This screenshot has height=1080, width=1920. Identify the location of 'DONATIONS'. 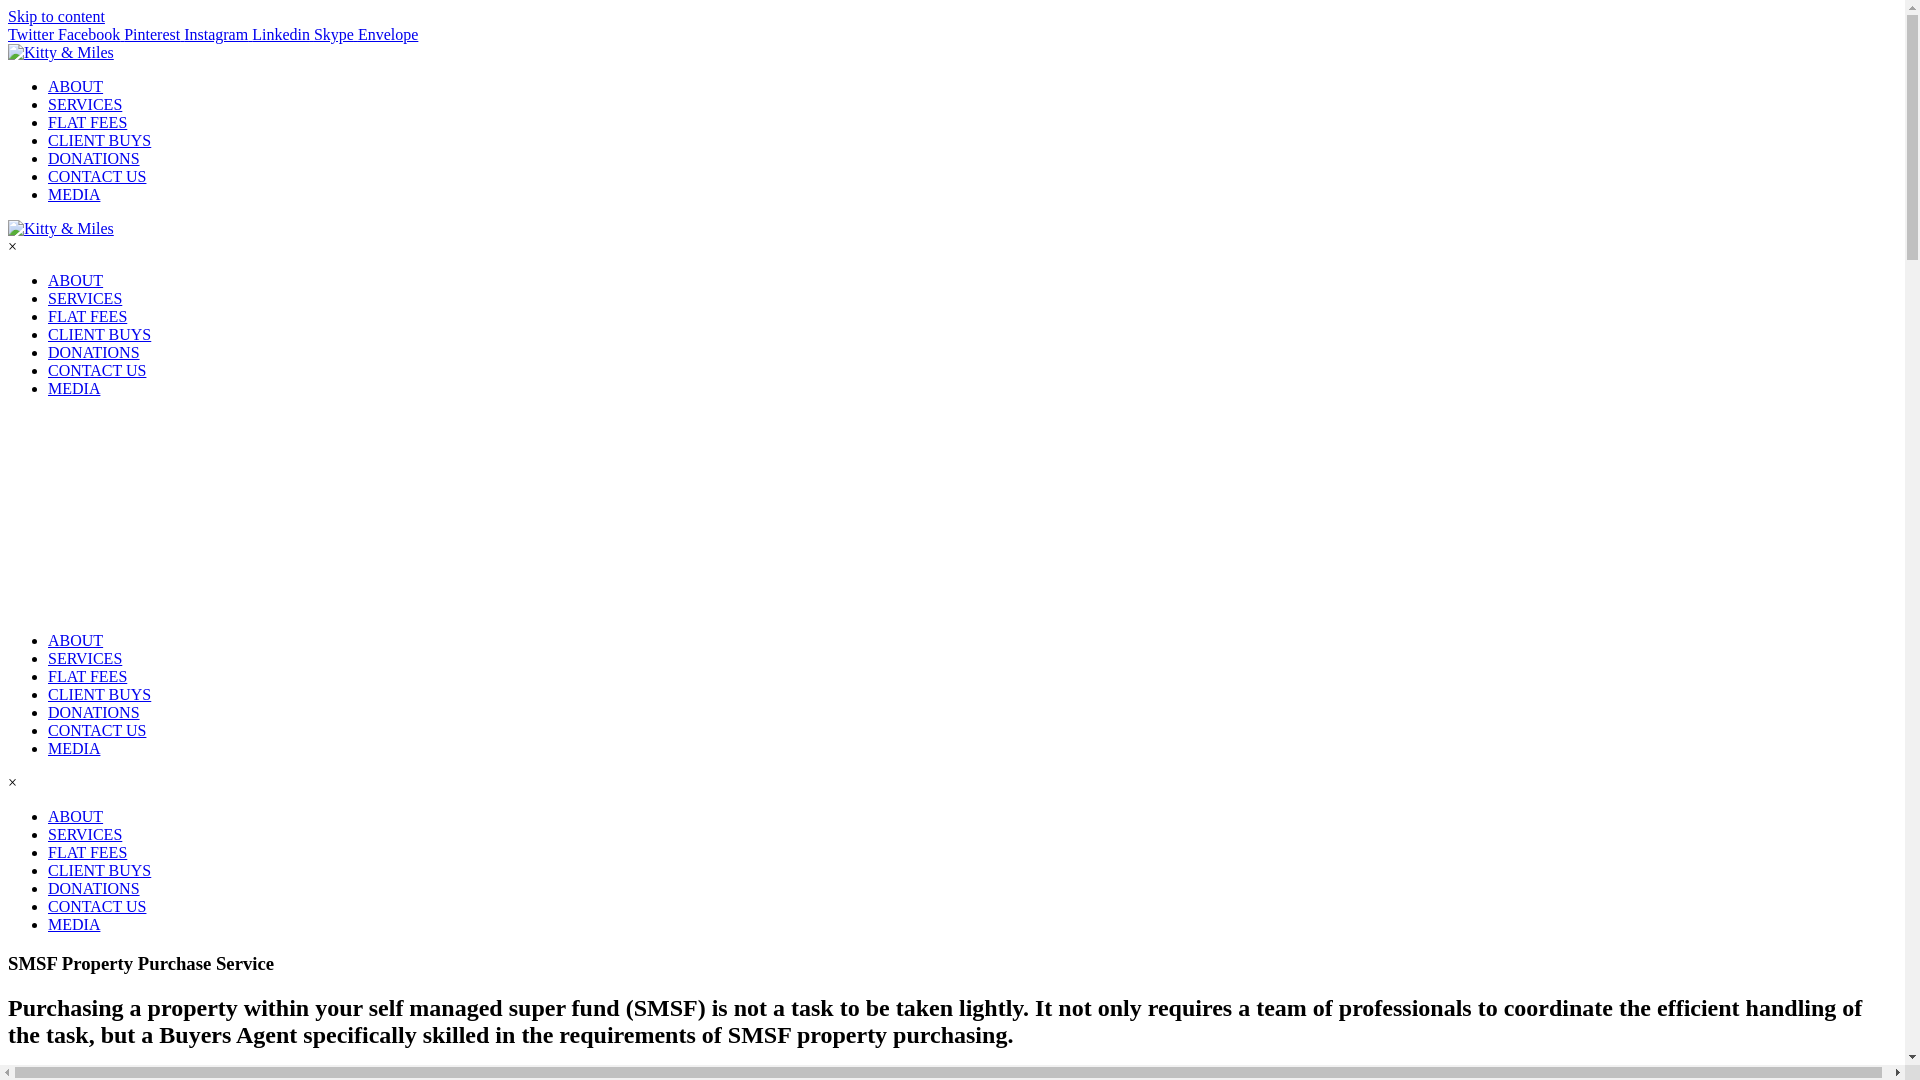
(93, 711).